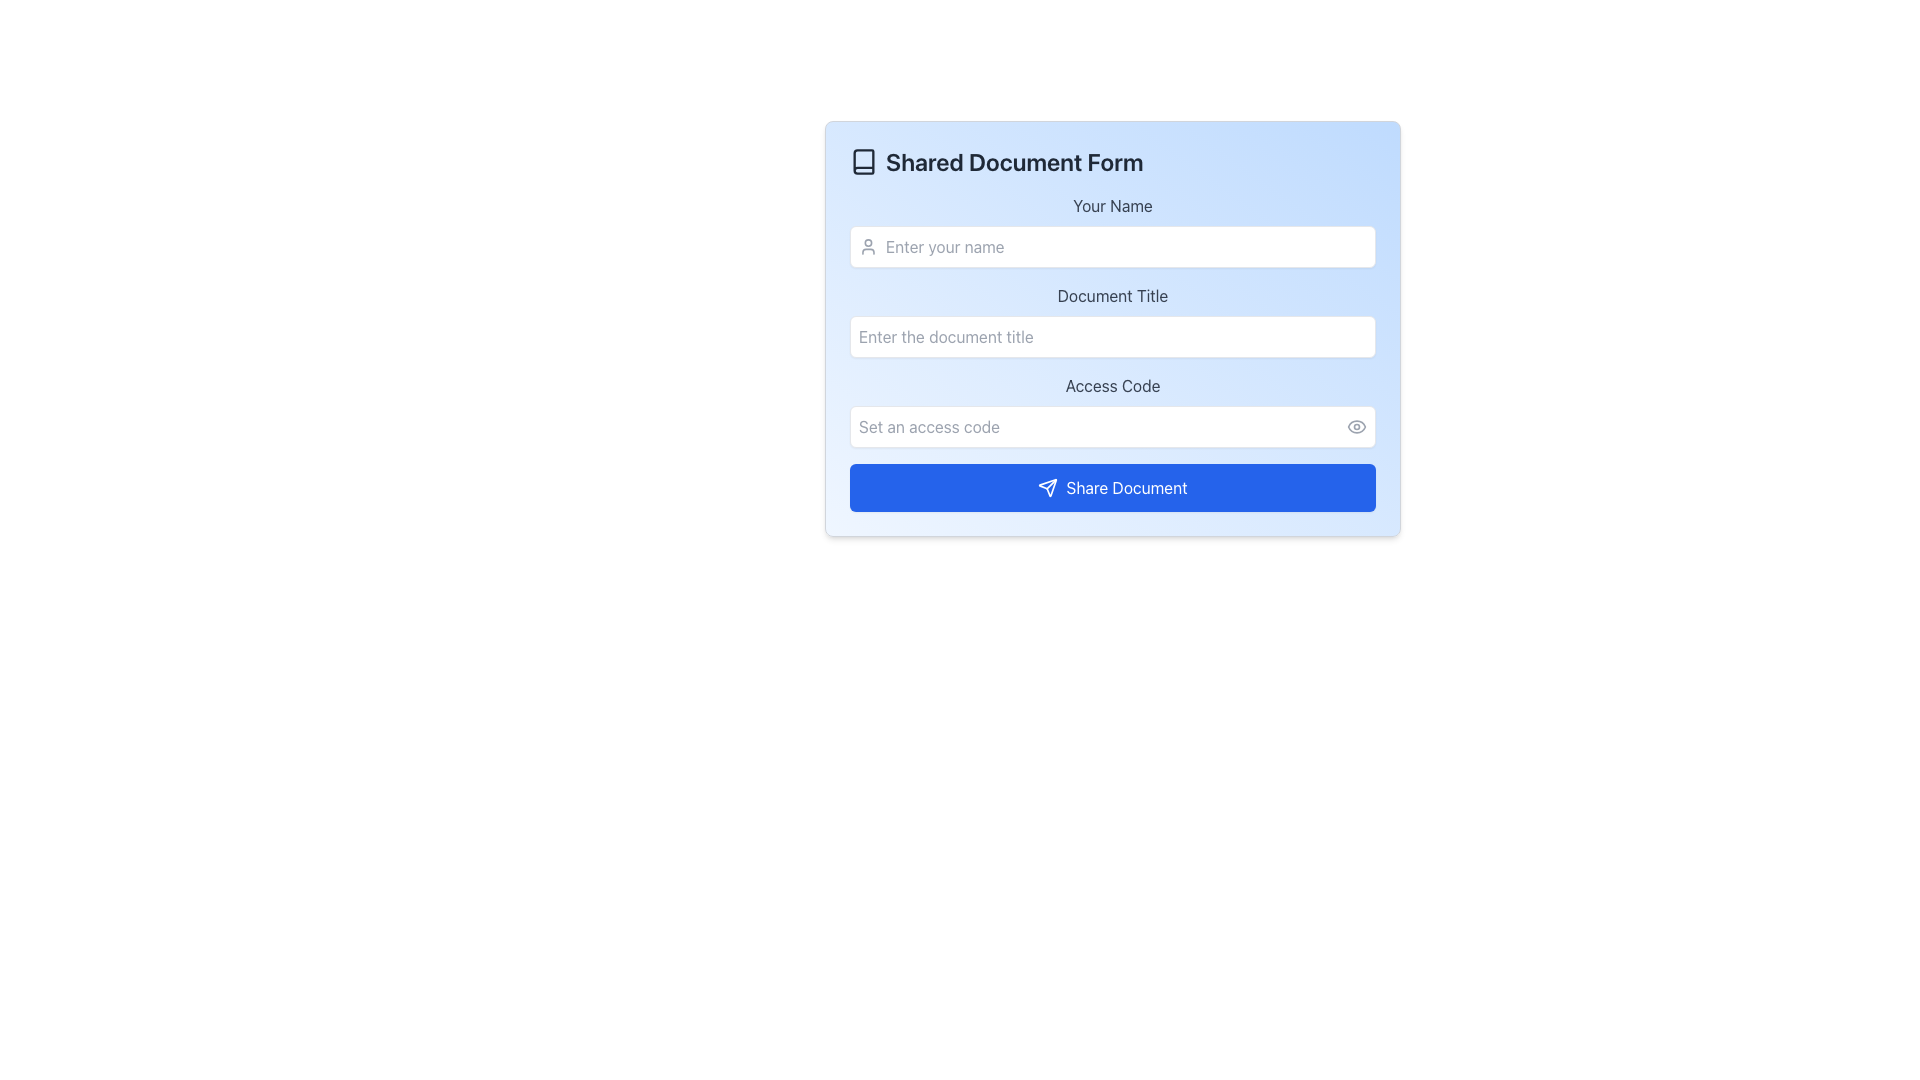 Image resolution: width=1920 pixels, height=1080 pixels. Describe the element at coordinates (868, 245) in the screenshot. I see `the Decorative icon associated with the 'Enter your name' text field` at that location.